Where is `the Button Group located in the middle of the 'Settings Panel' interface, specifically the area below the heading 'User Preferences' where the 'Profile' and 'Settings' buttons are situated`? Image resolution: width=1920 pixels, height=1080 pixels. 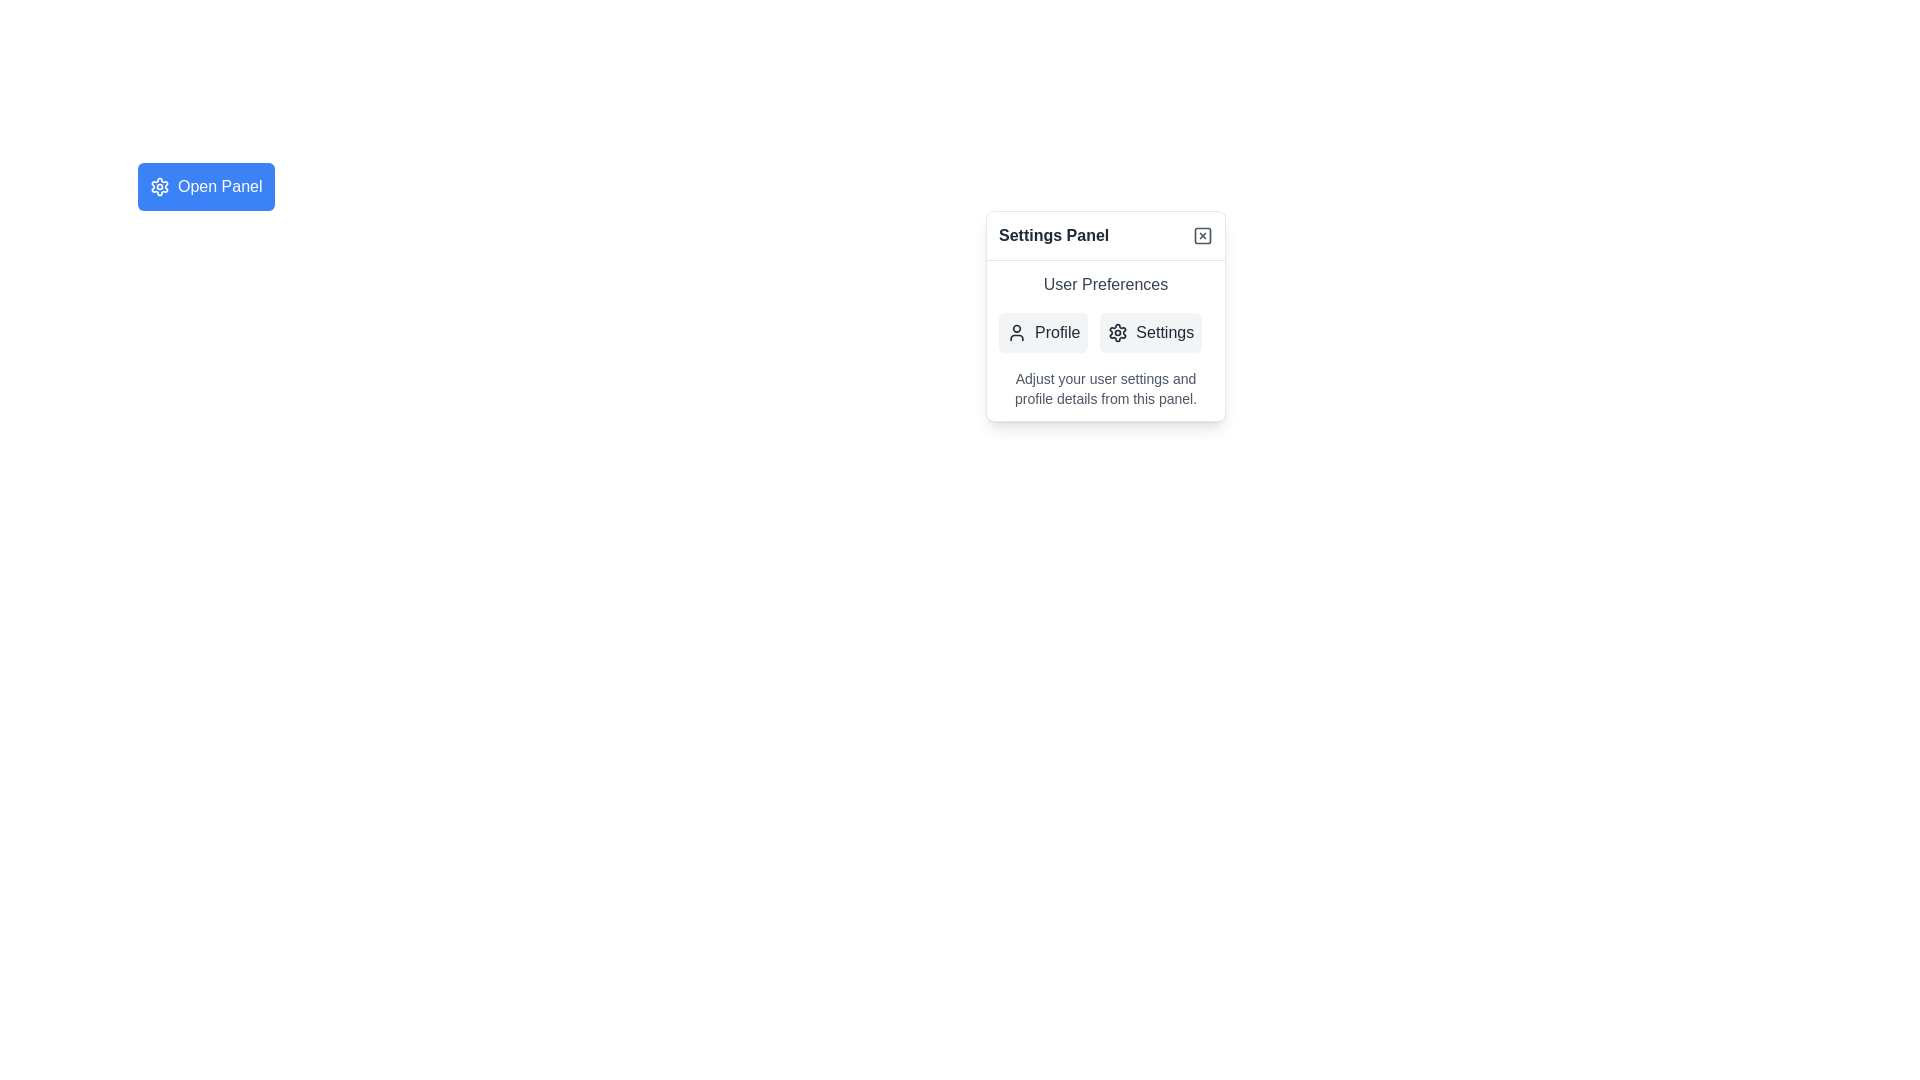
the Button Group located in the middle of the 'Settings Panel' interface, specifically the area below the heading 'User Preferences' where the 'Profile' and 'Settings' buttons are situated is located at coordinates (1104, 331).